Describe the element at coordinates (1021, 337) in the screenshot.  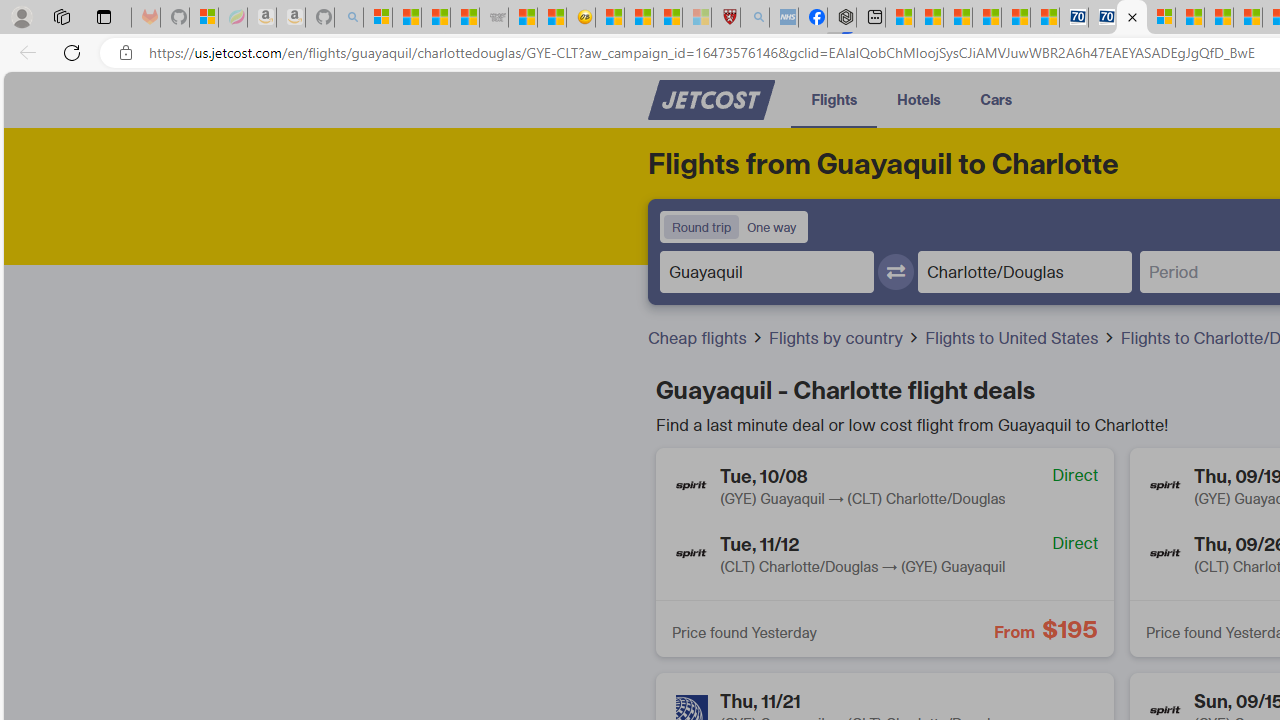
I see `'Flights to United States'` at that location.